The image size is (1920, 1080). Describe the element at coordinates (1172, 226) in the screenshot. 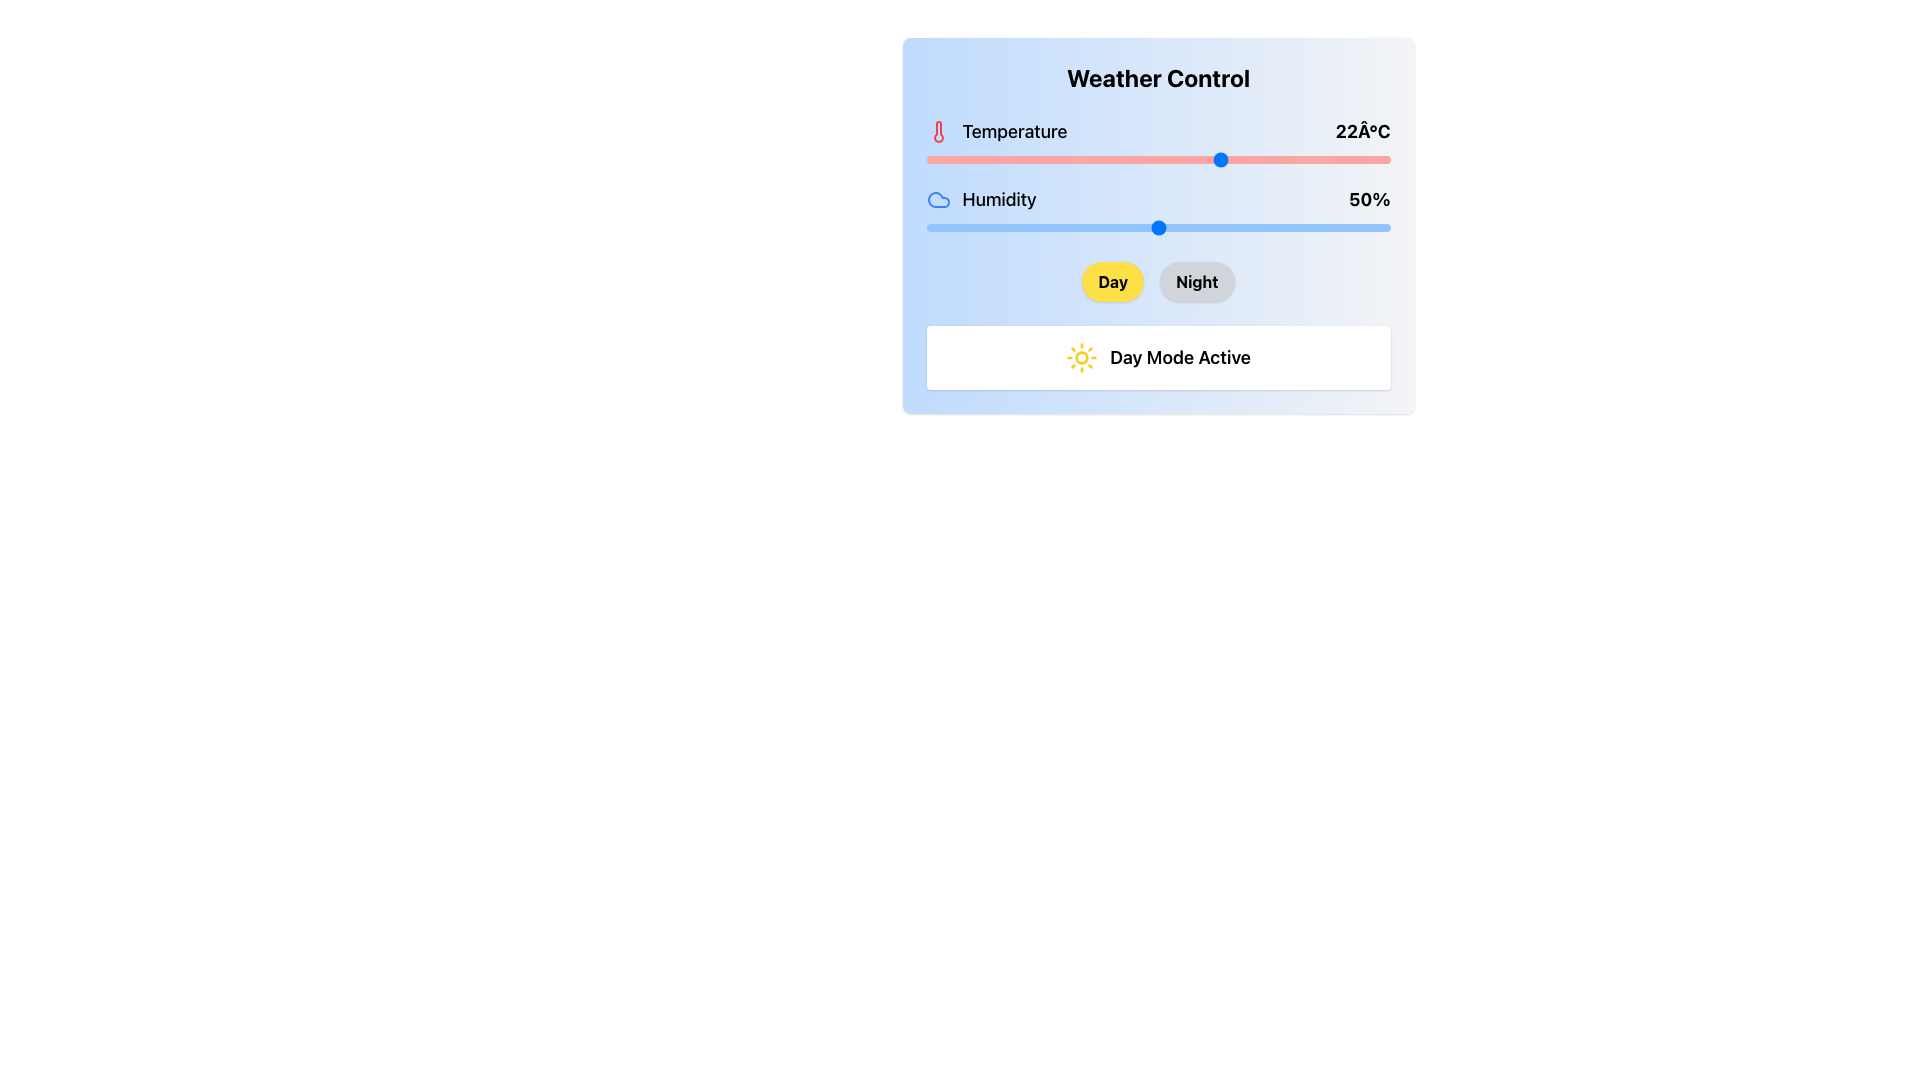

I see `the humidity slider` at that location.